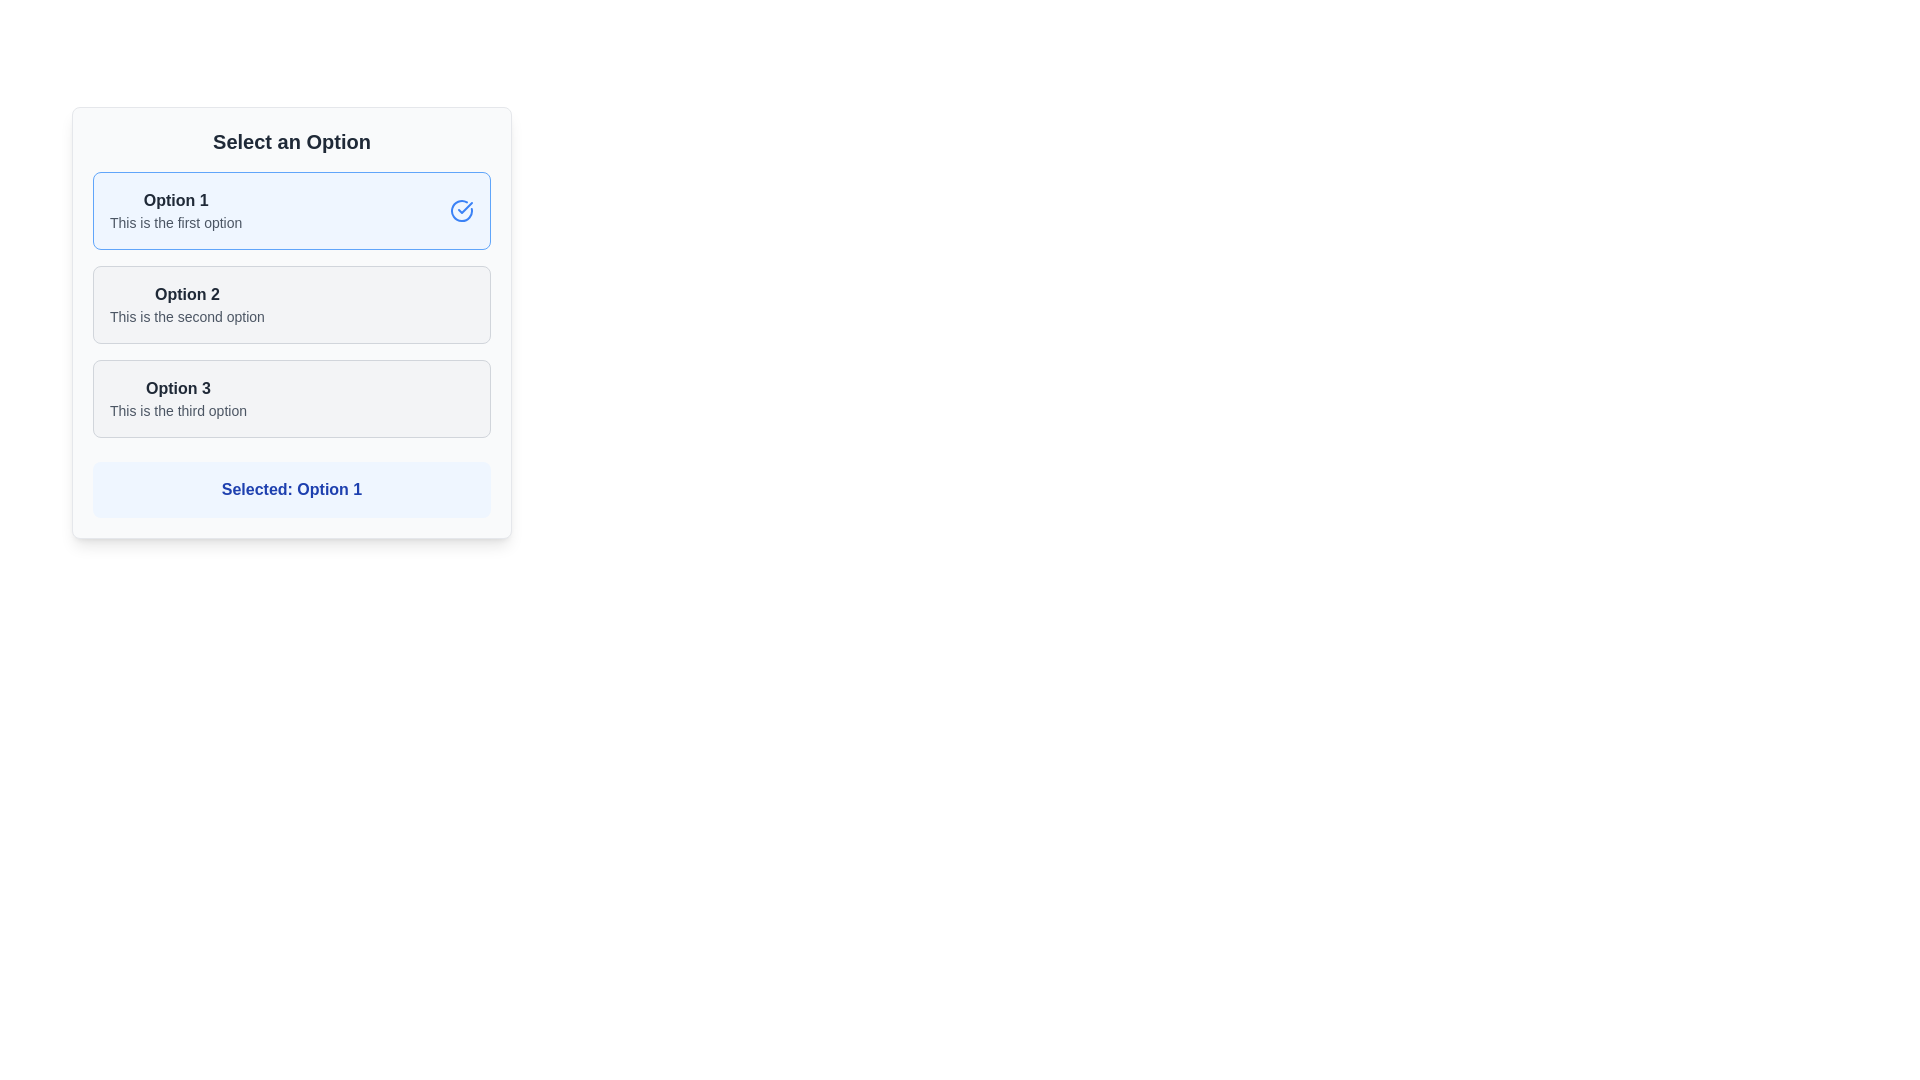  Describe the element at coordinates (460, 211) in the screenshot. I see `the circular icon with a blue border and checkmark symbol, located at the top right corner of the 'Option 1' selection box` at that location.